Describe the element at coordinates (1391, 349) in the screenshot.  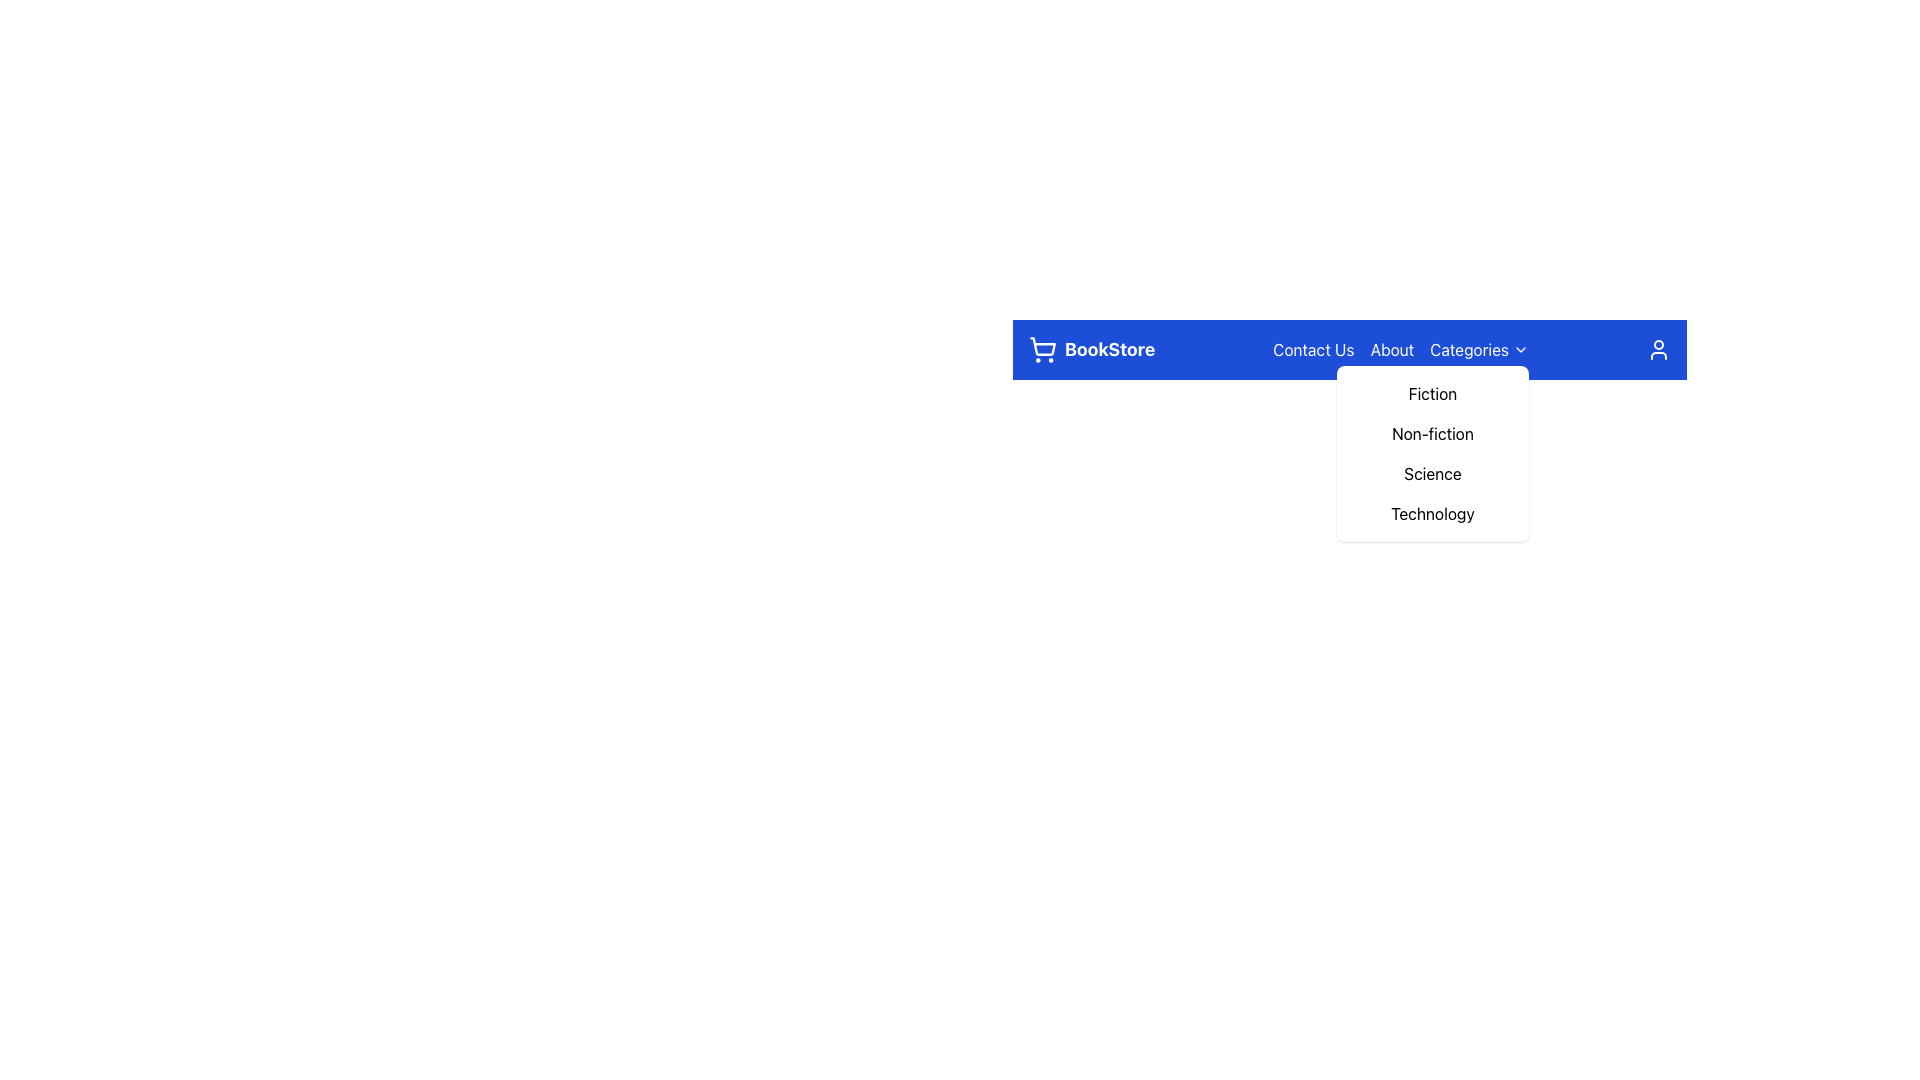
I see `the 'About' text link in the navigation bar to possibly see additional information` at that location.